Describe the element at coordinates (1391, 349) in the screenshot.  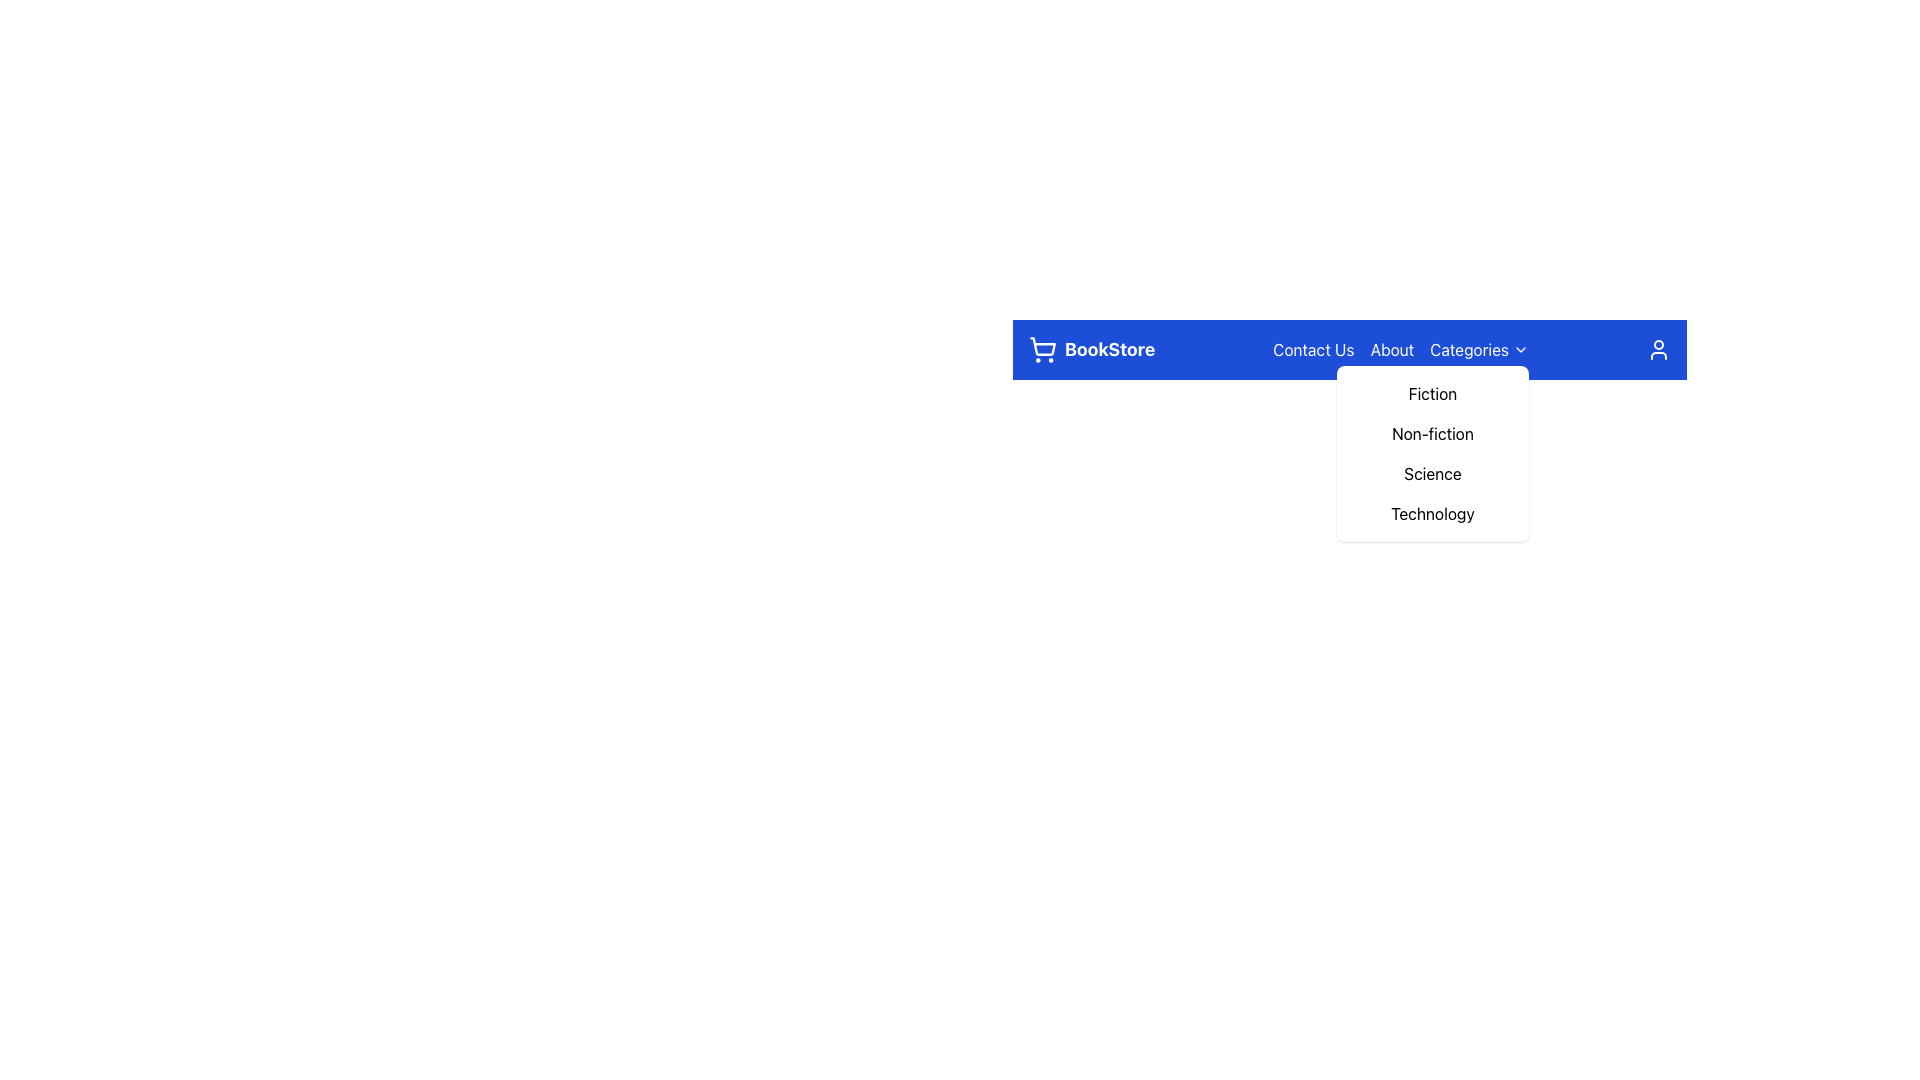
I see `the 'About' text link in the navigation bar to possibly see additional information` at that location.